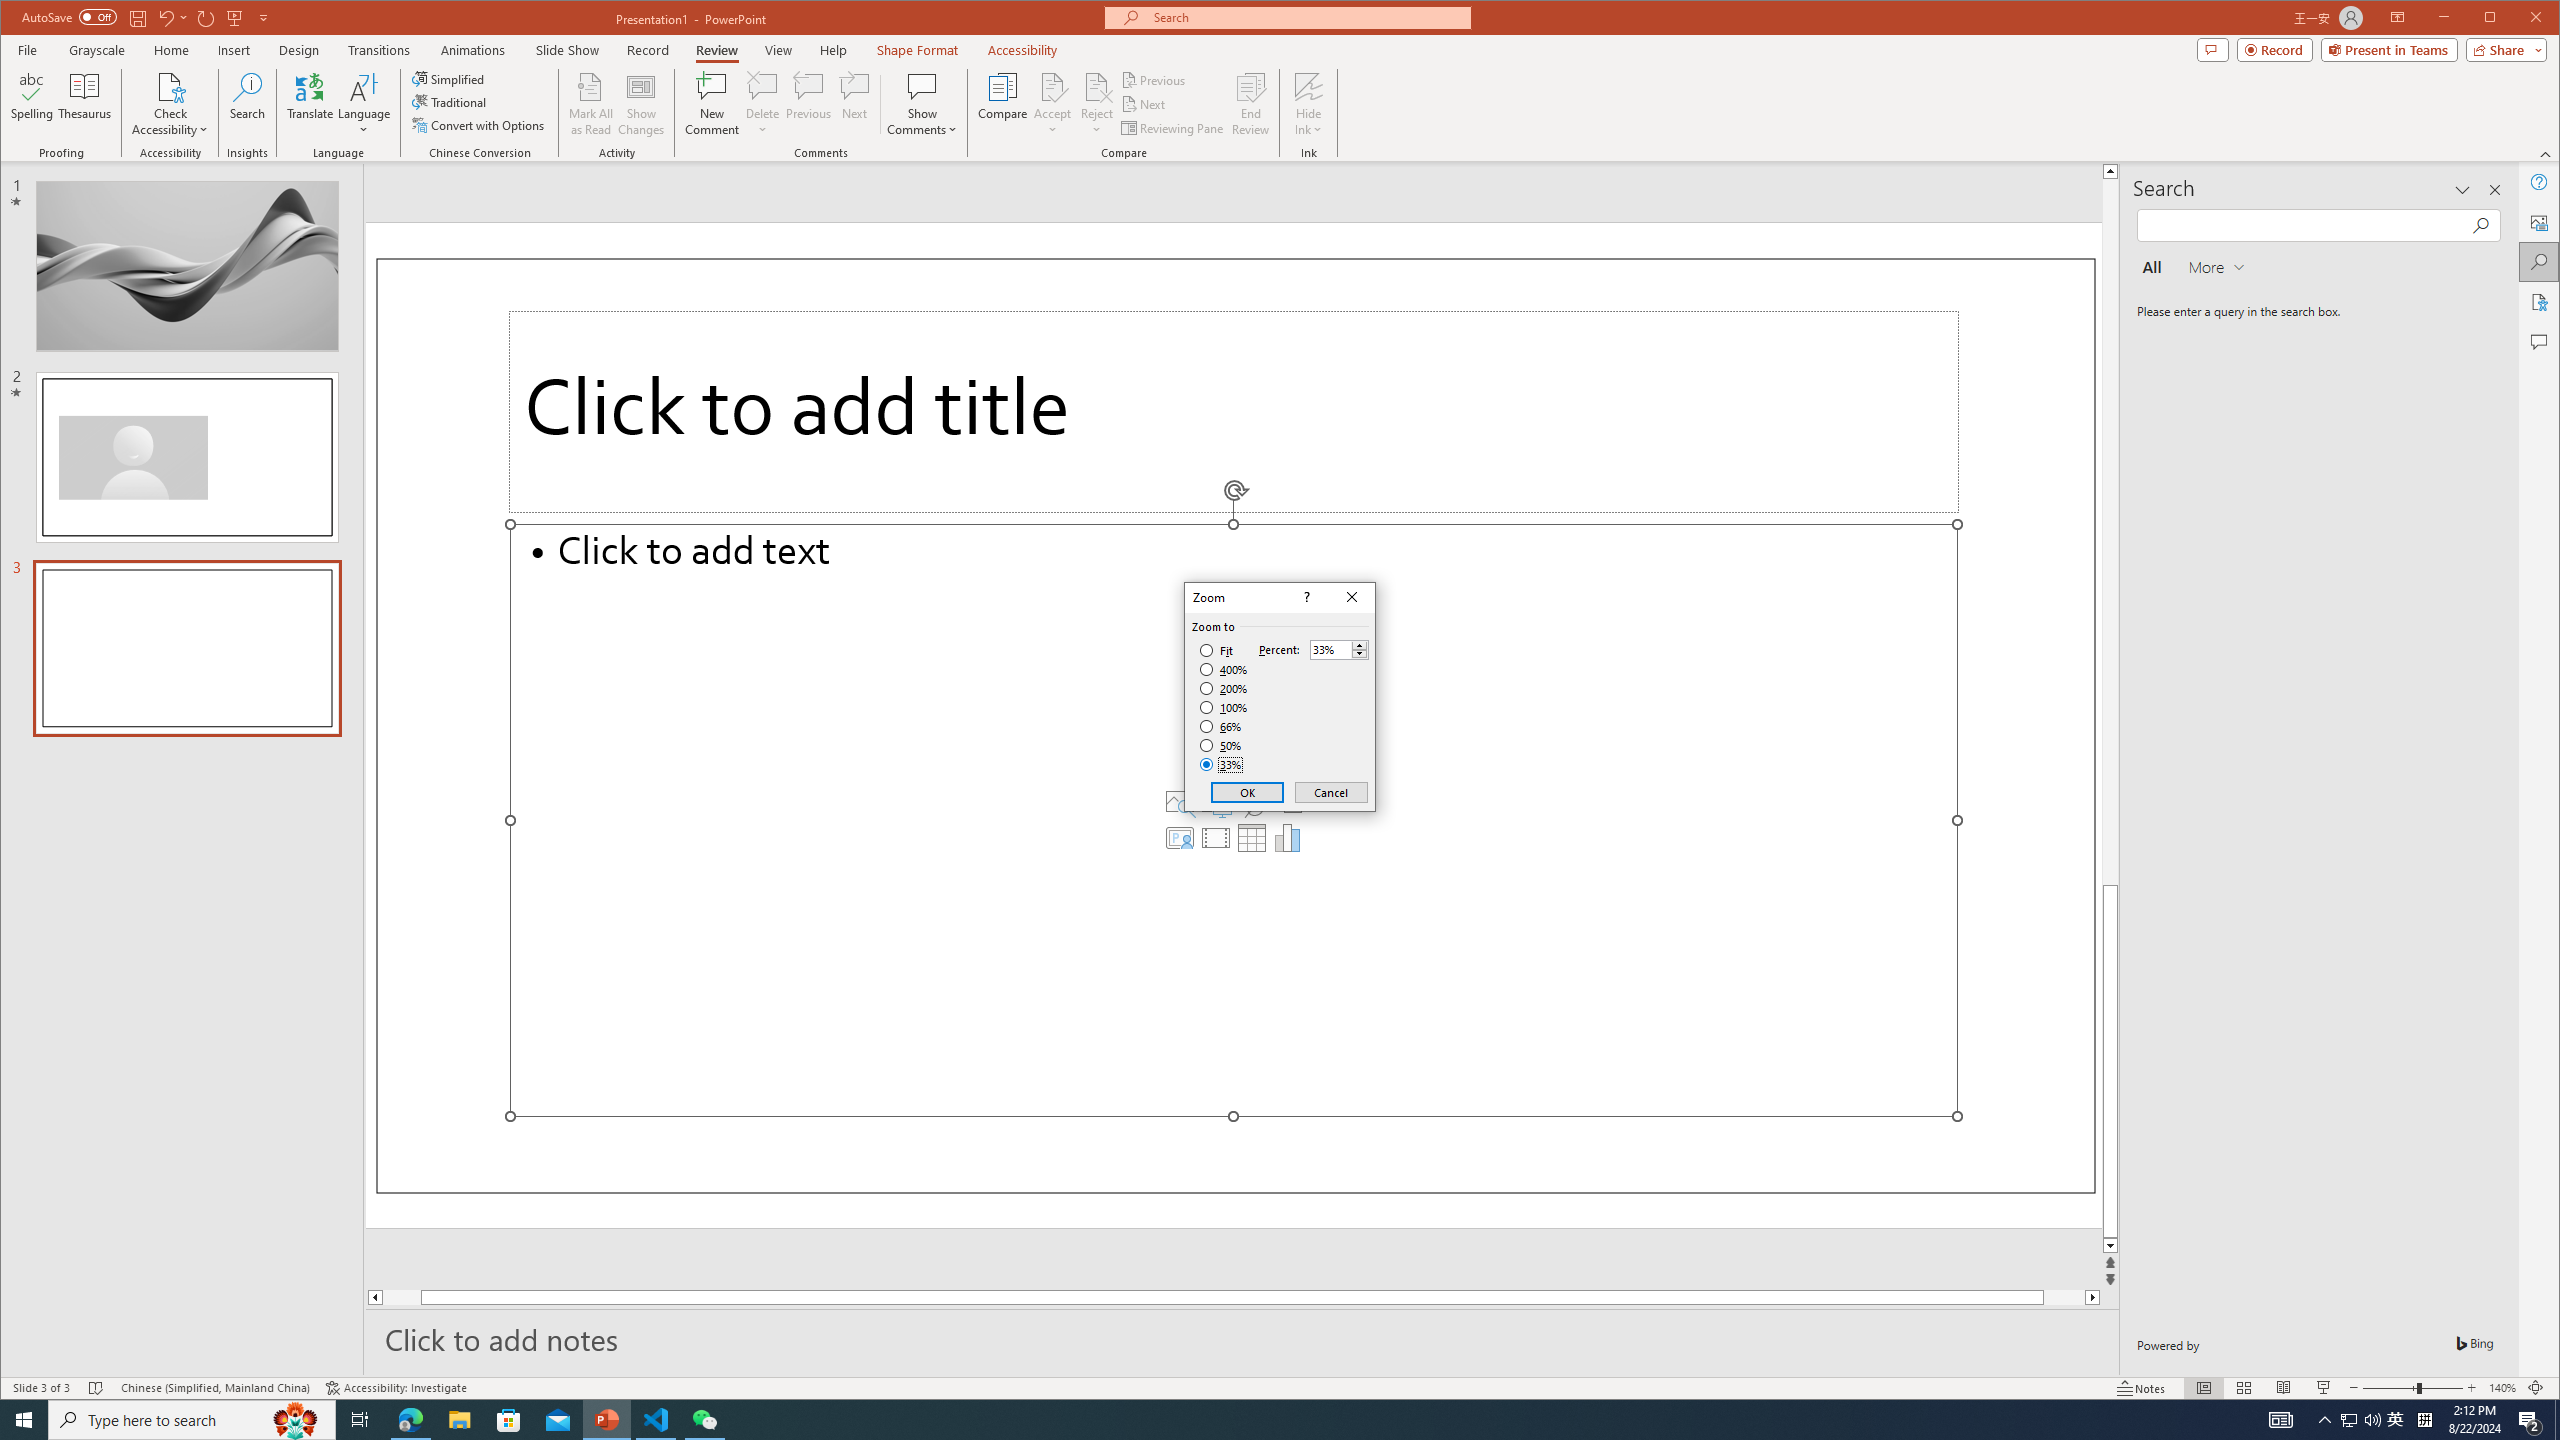  I want to click on 'Percent', so click(1340, 648).